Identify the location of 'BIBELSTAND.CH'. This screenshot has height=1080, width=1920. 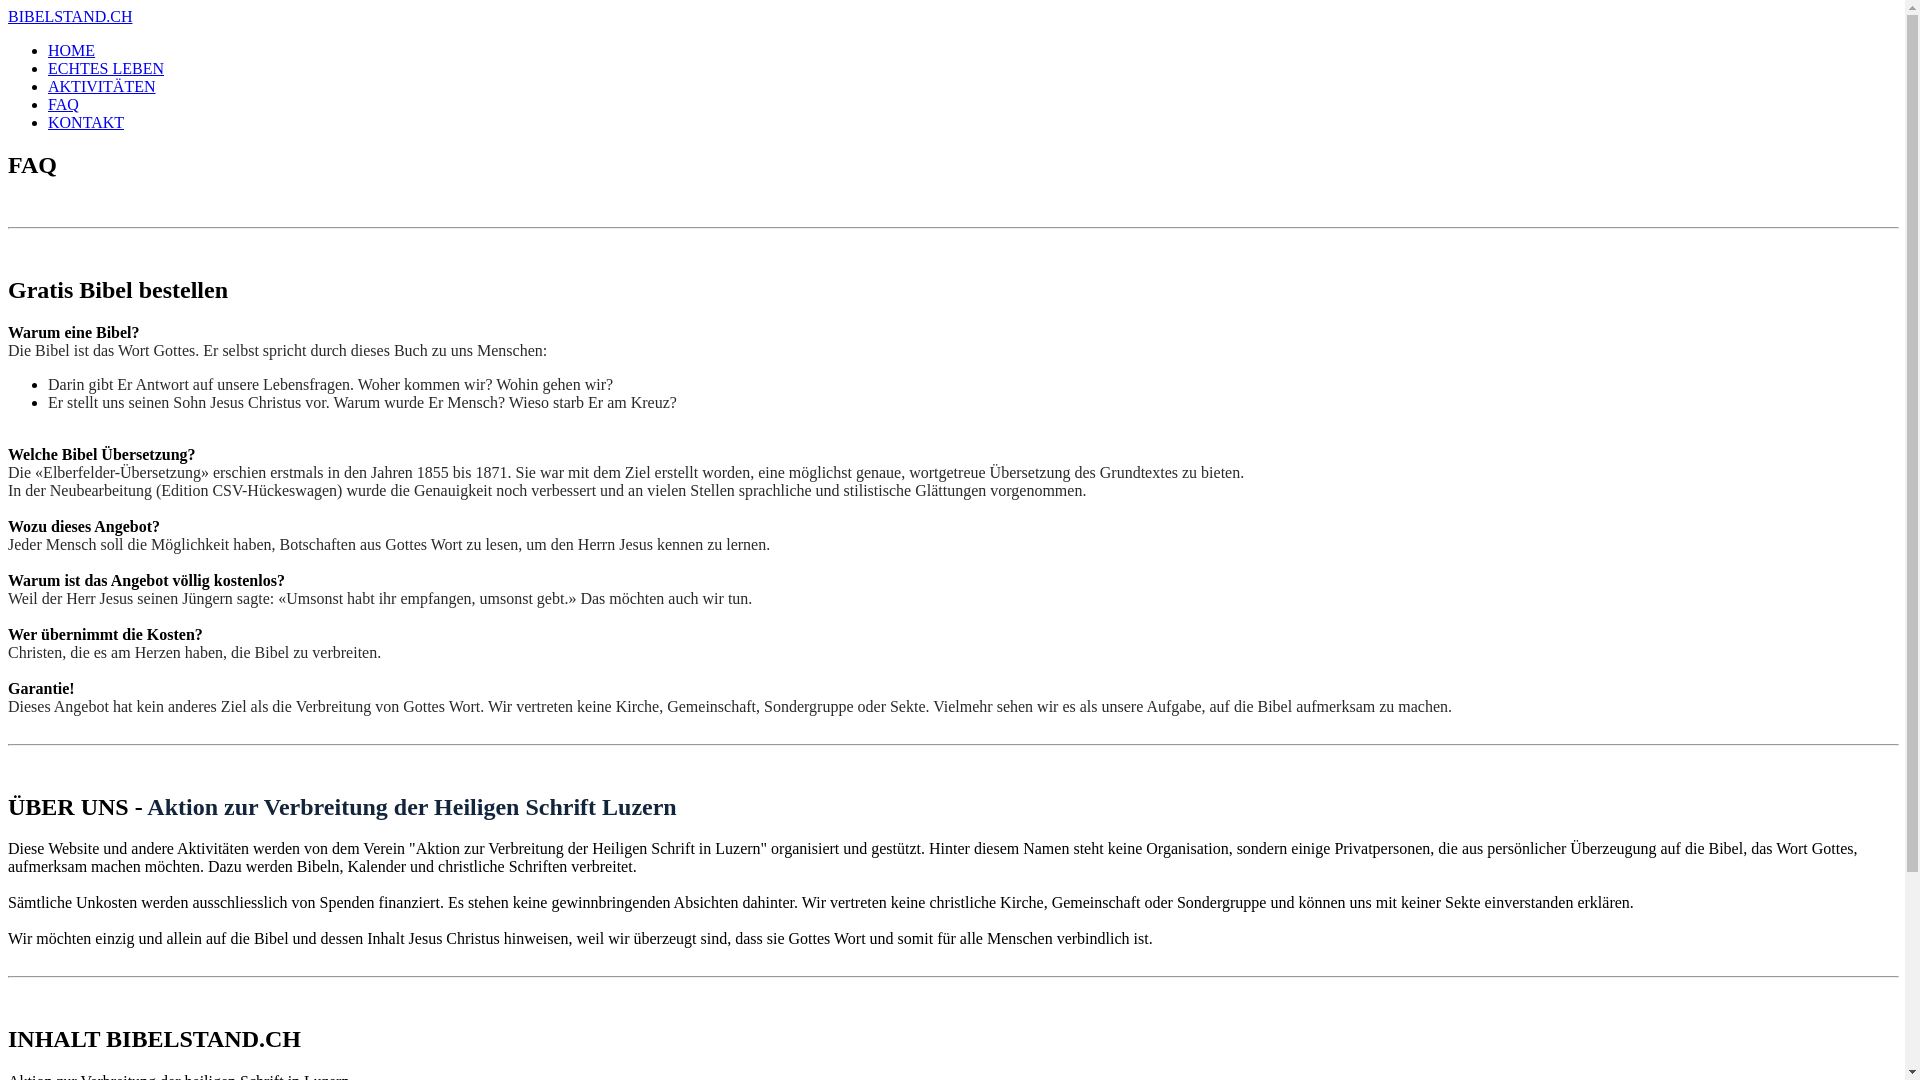
(70, 16).